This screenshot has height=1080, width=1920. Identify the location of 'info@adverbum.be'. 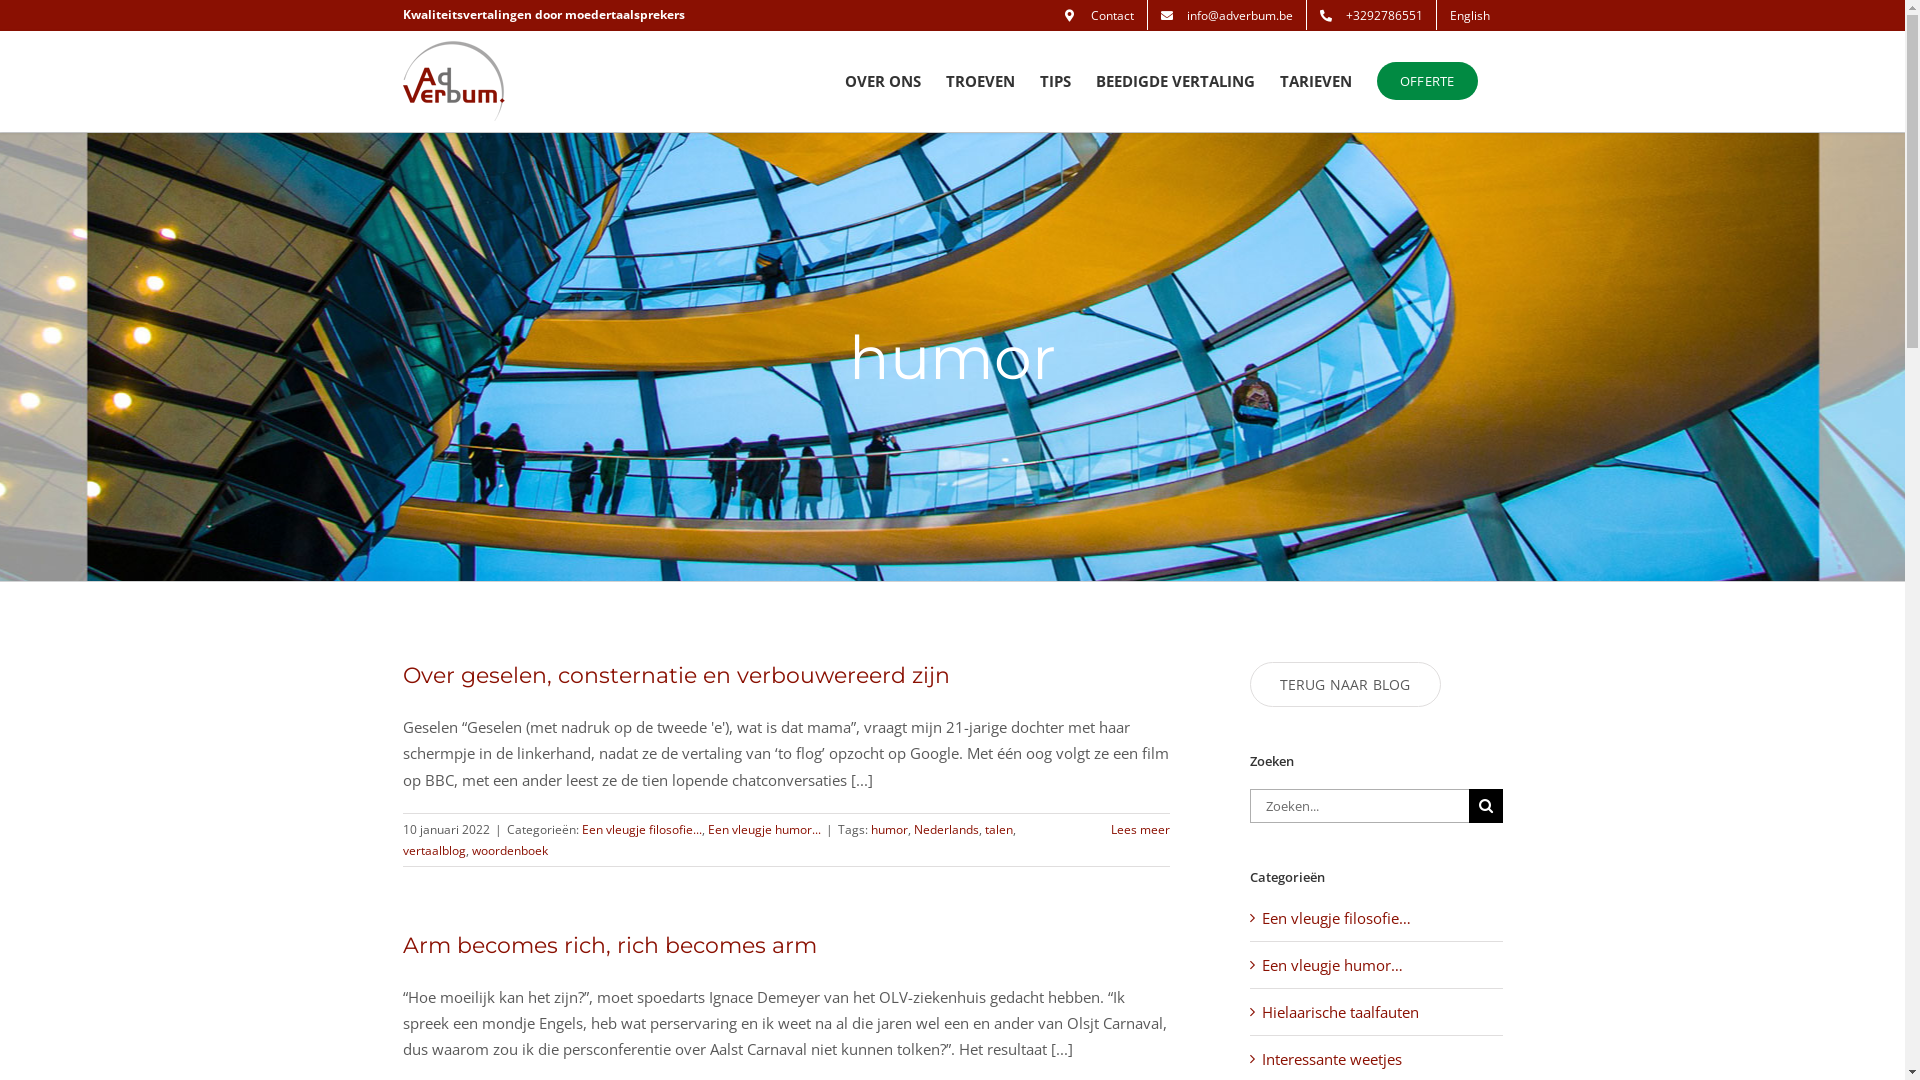
(1226, 15).